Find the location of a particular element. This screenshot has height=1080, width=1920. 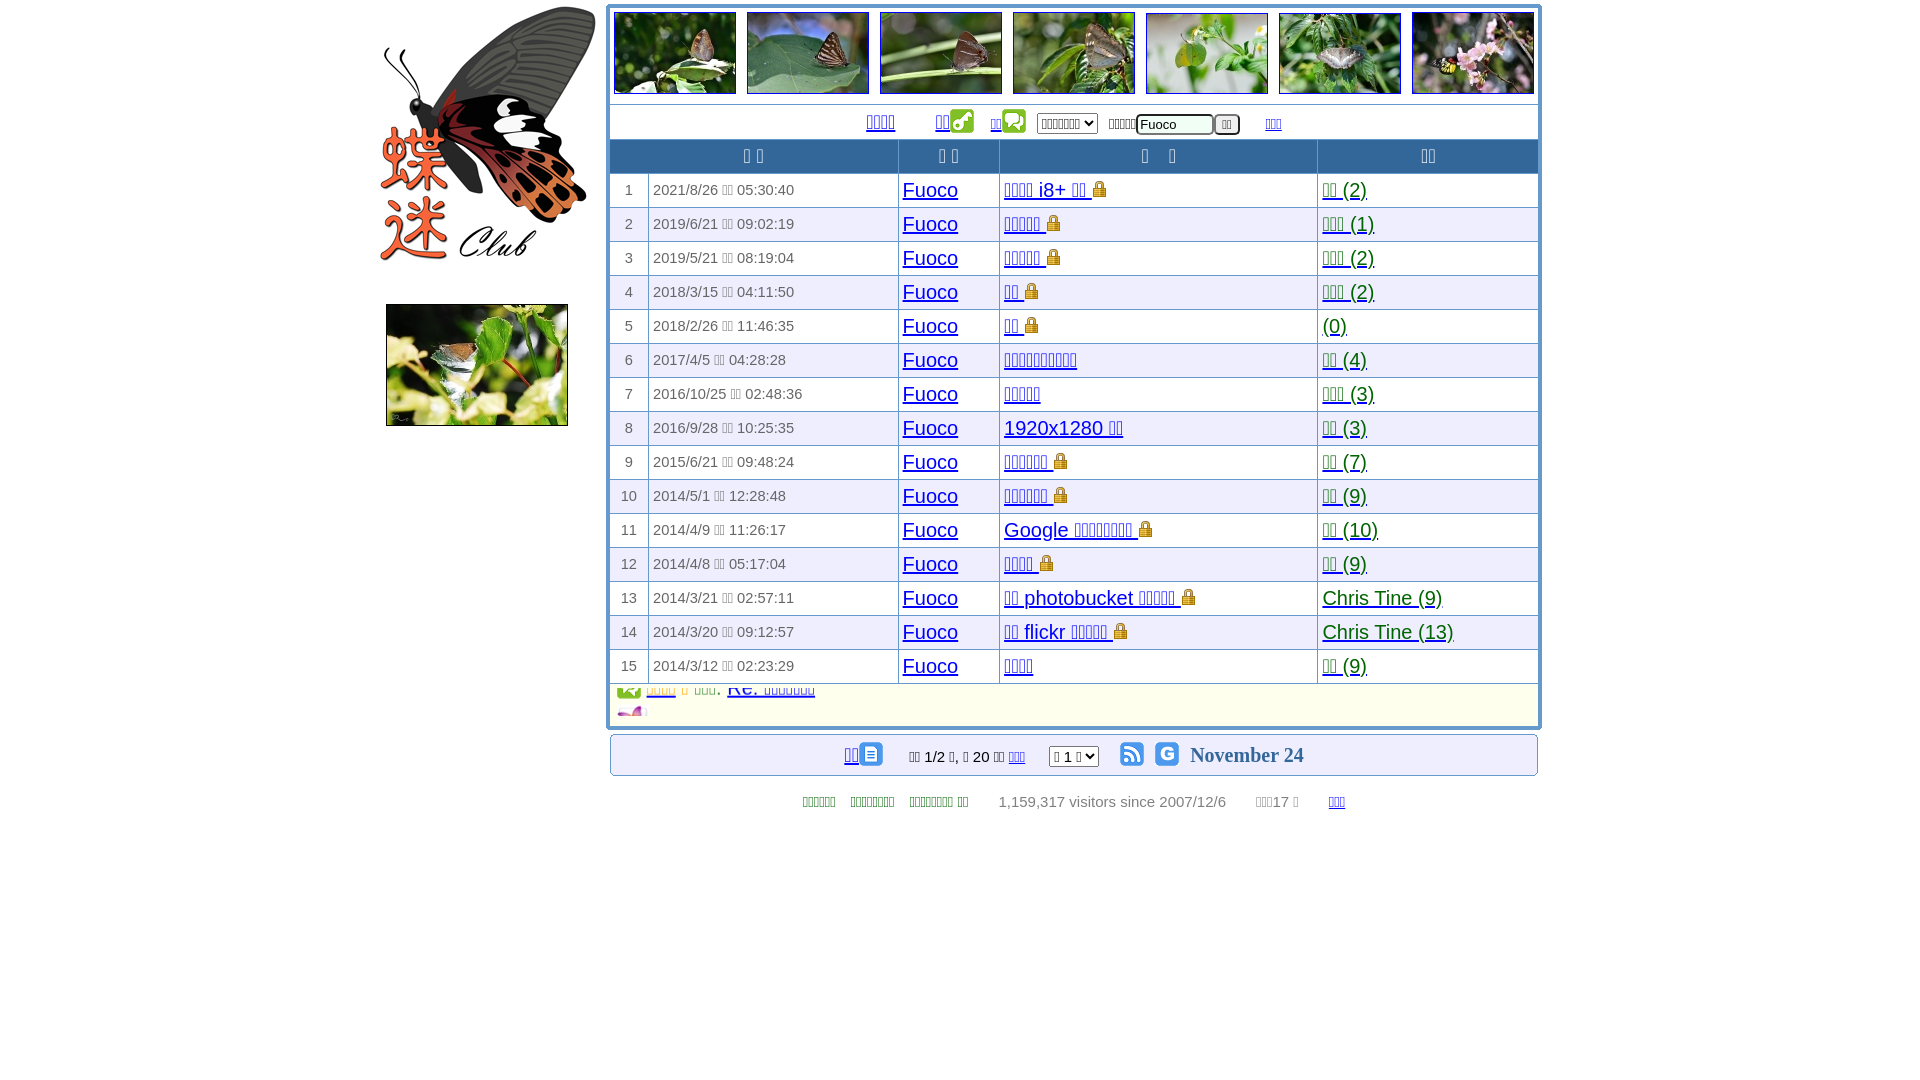

'Fuoco' is located at coordinates (930, 223).